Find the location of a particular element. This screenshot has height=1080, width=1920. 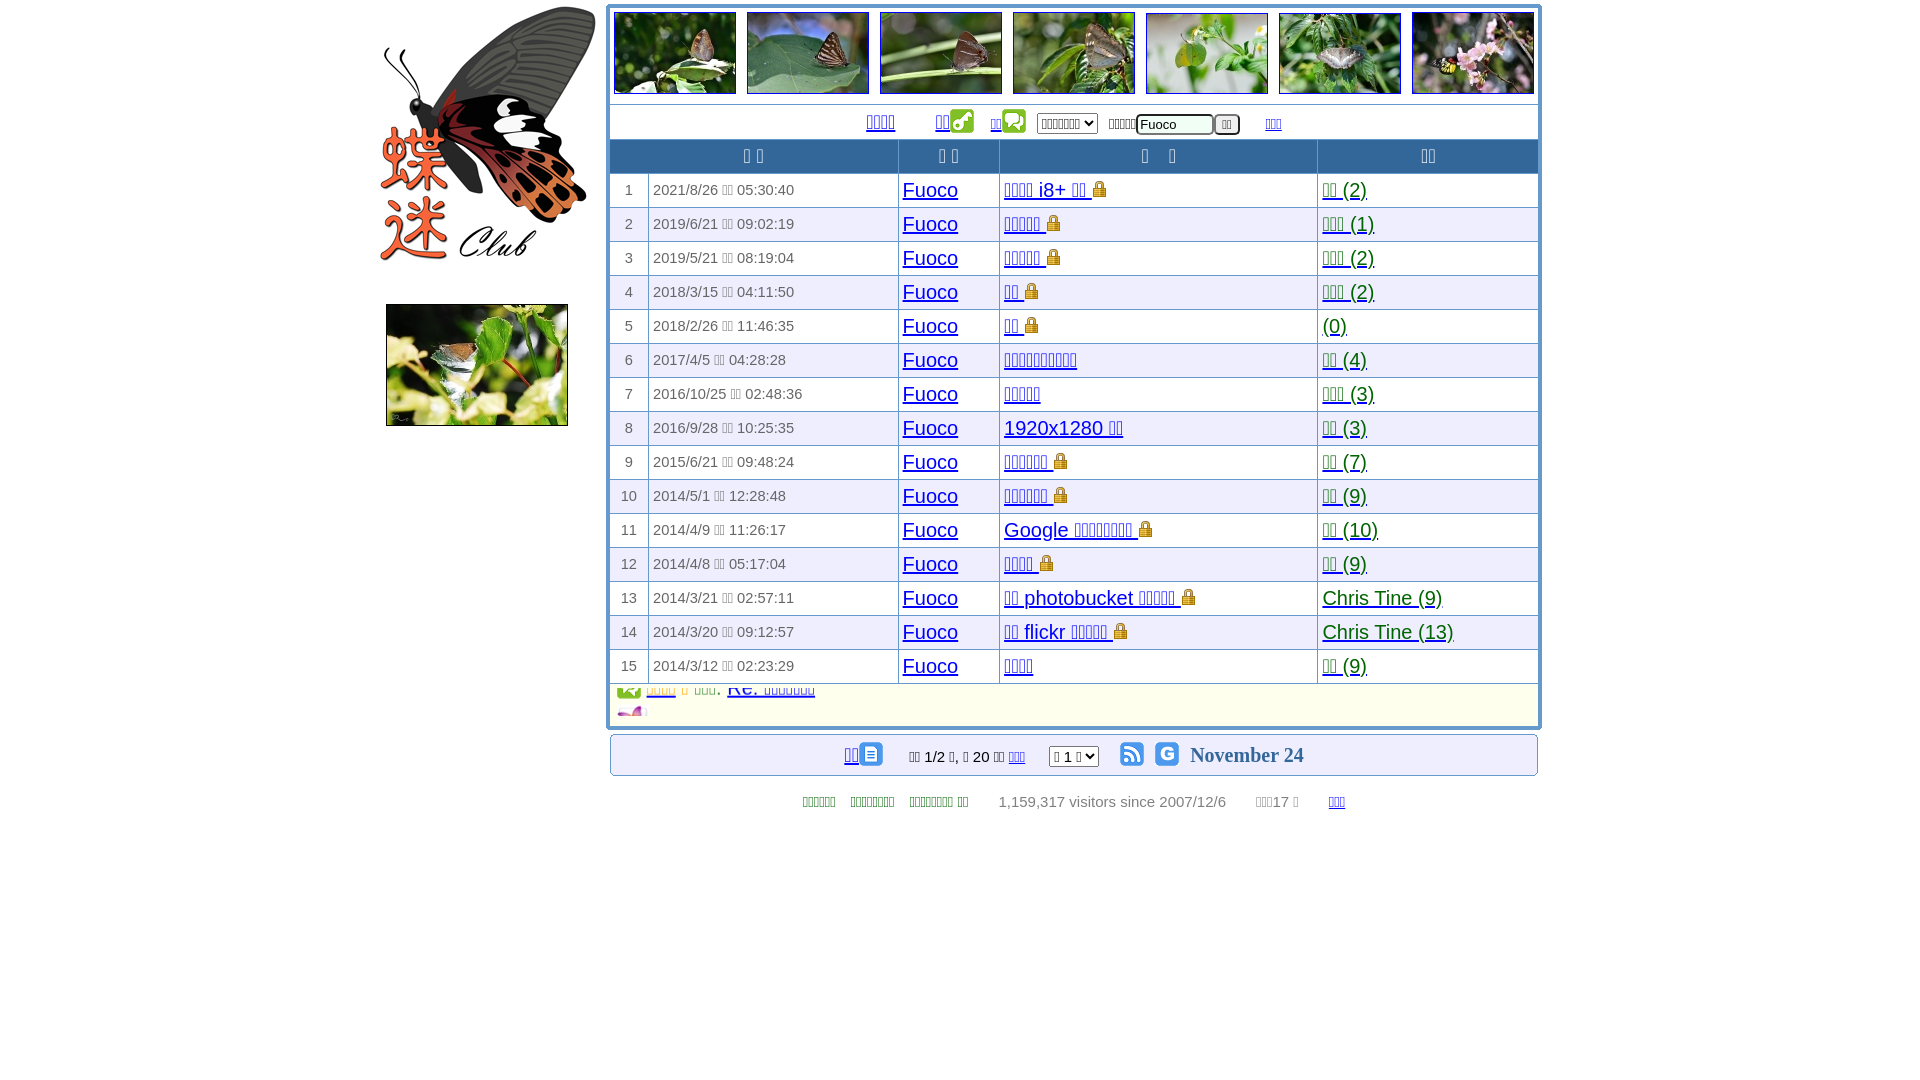

'Fuoco' is located at coordinates (930, 223).